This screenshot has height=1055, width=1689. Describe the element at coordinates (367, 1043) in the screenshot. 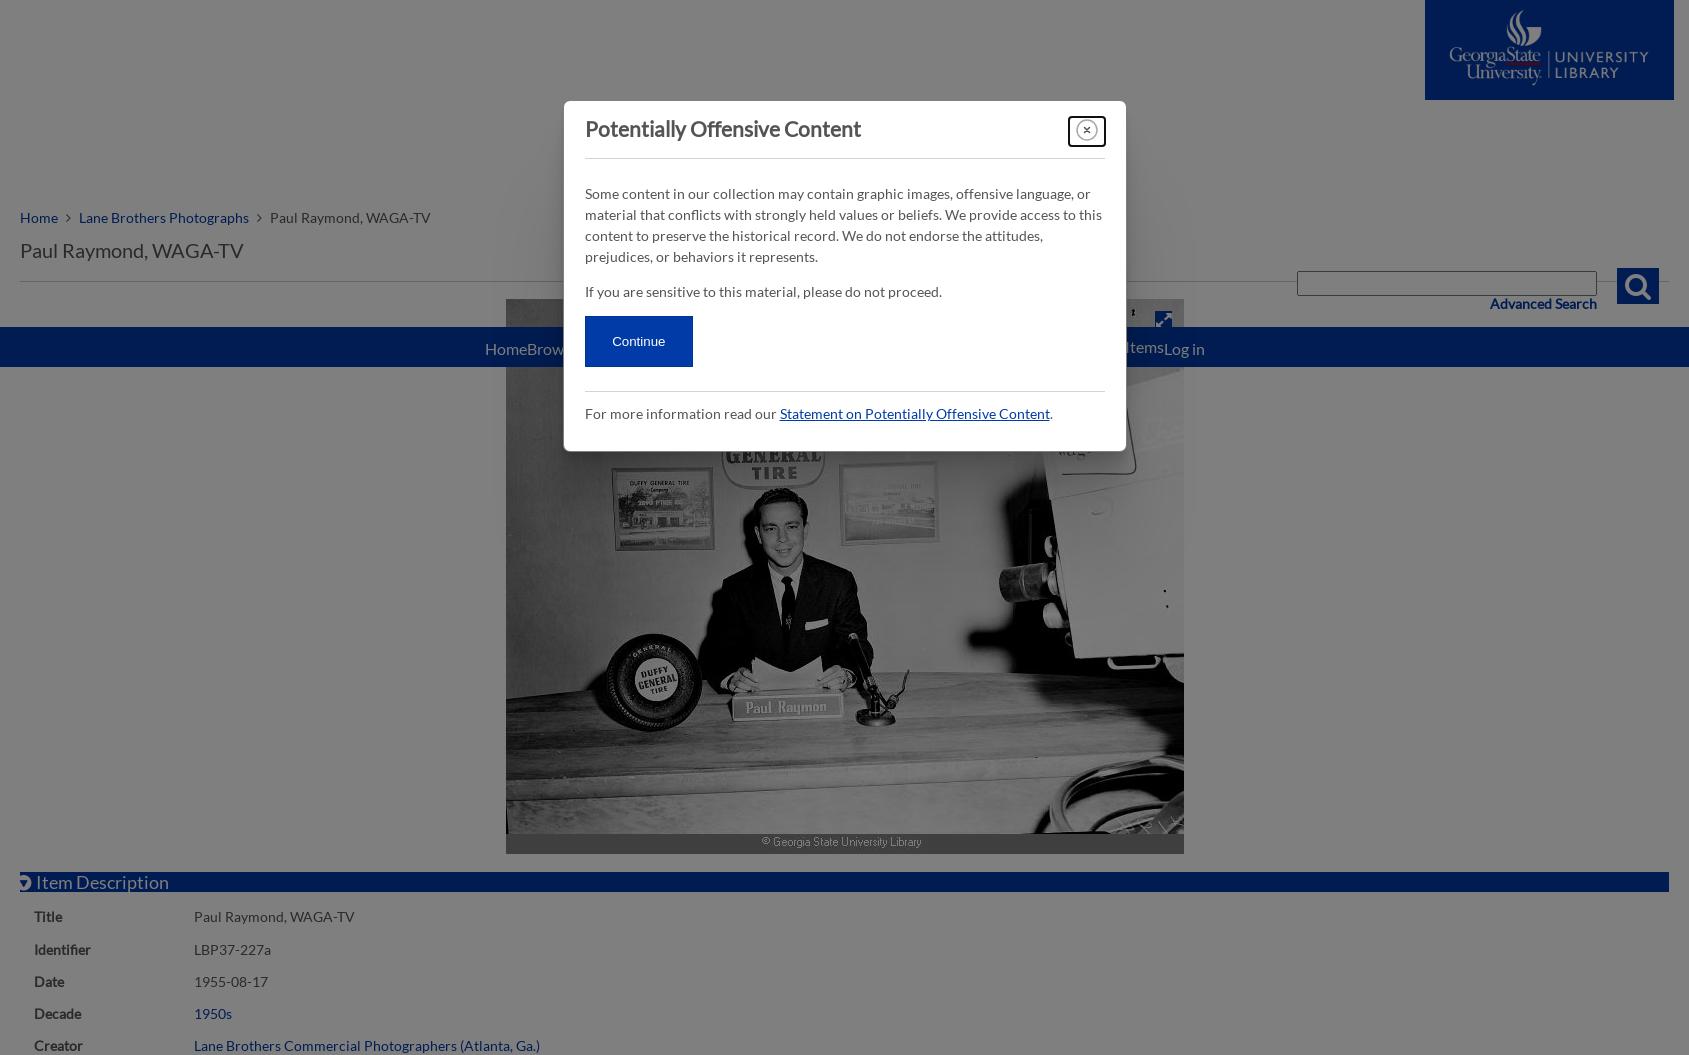

I see `'Lane Brothers Commercial Photographers (Atlanta, Ga.)'` at that location.